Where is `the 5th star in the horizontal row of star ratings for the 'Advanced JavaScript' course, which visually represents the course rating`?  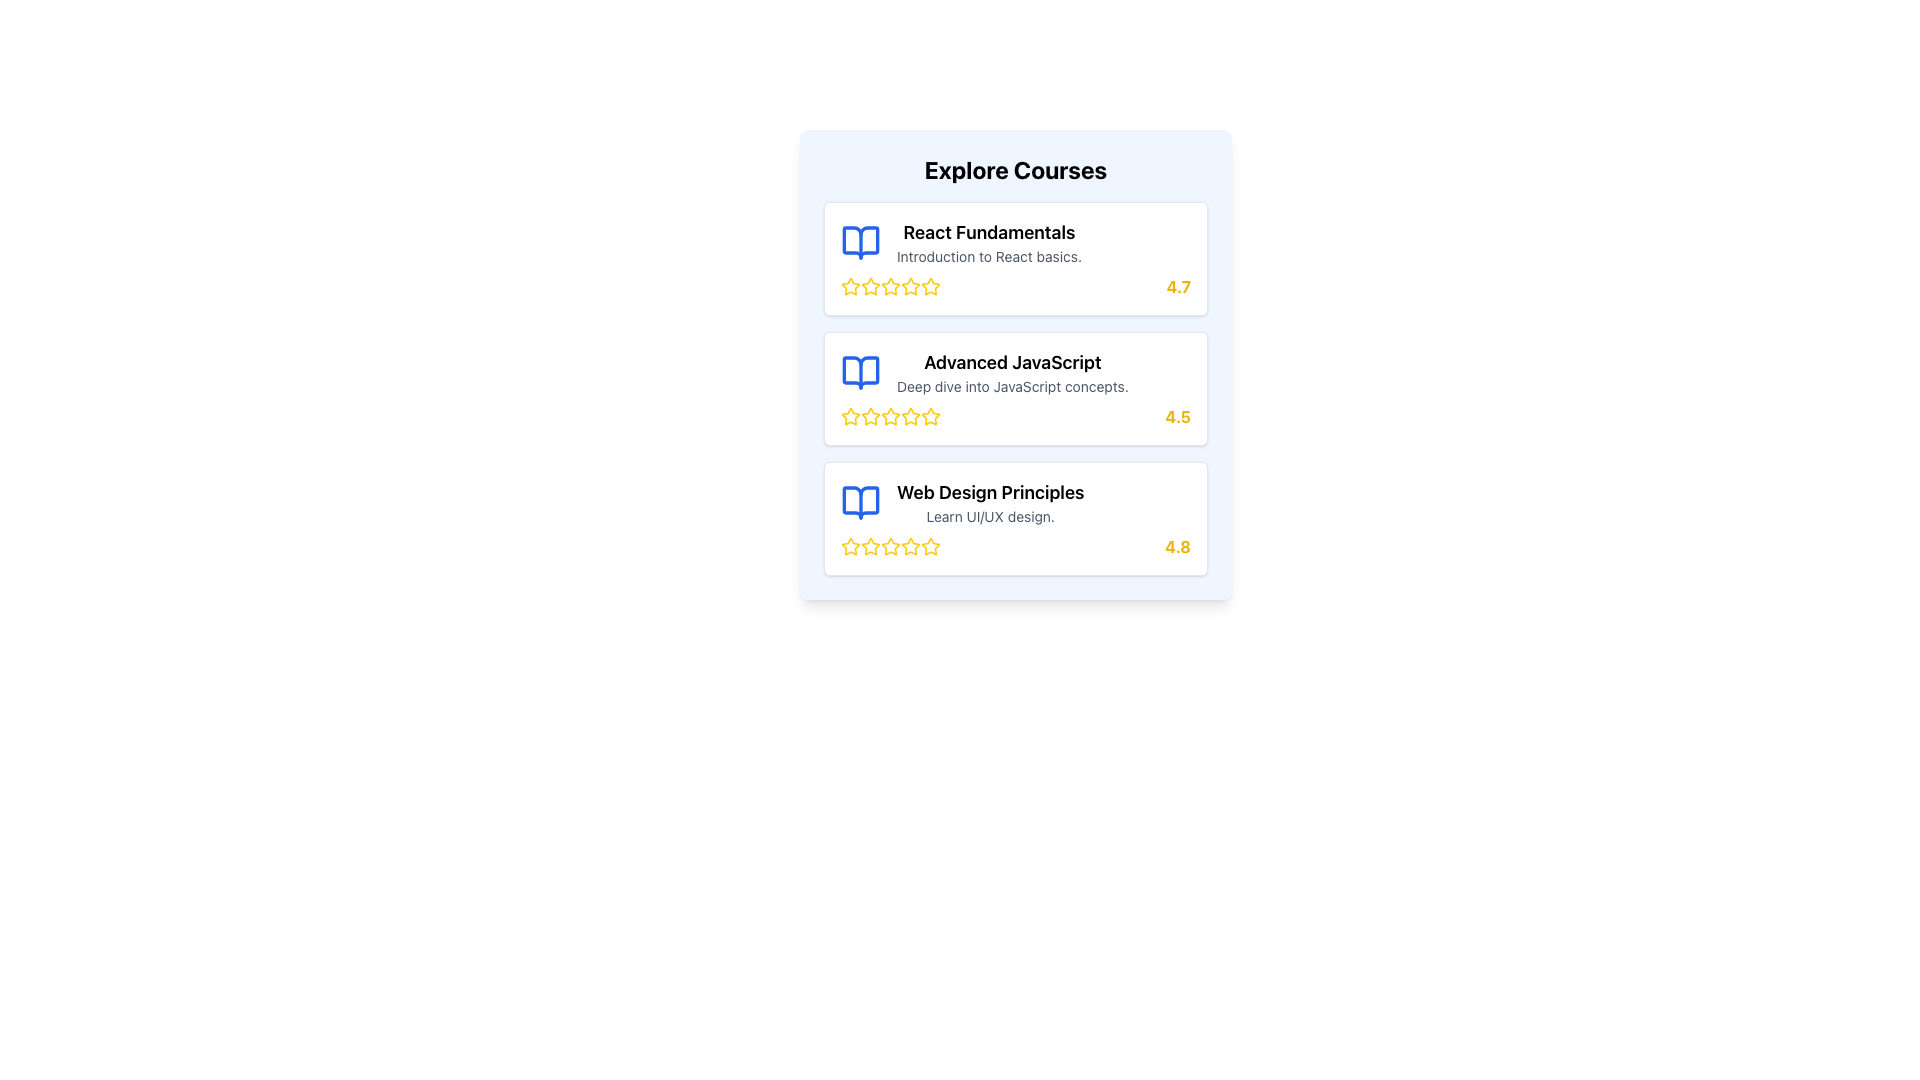
the 5th star in the horizontal row of star ratings for the 'Advanced JavaScript' course, which visually represents the course rating is located at coordinates (910, 415).